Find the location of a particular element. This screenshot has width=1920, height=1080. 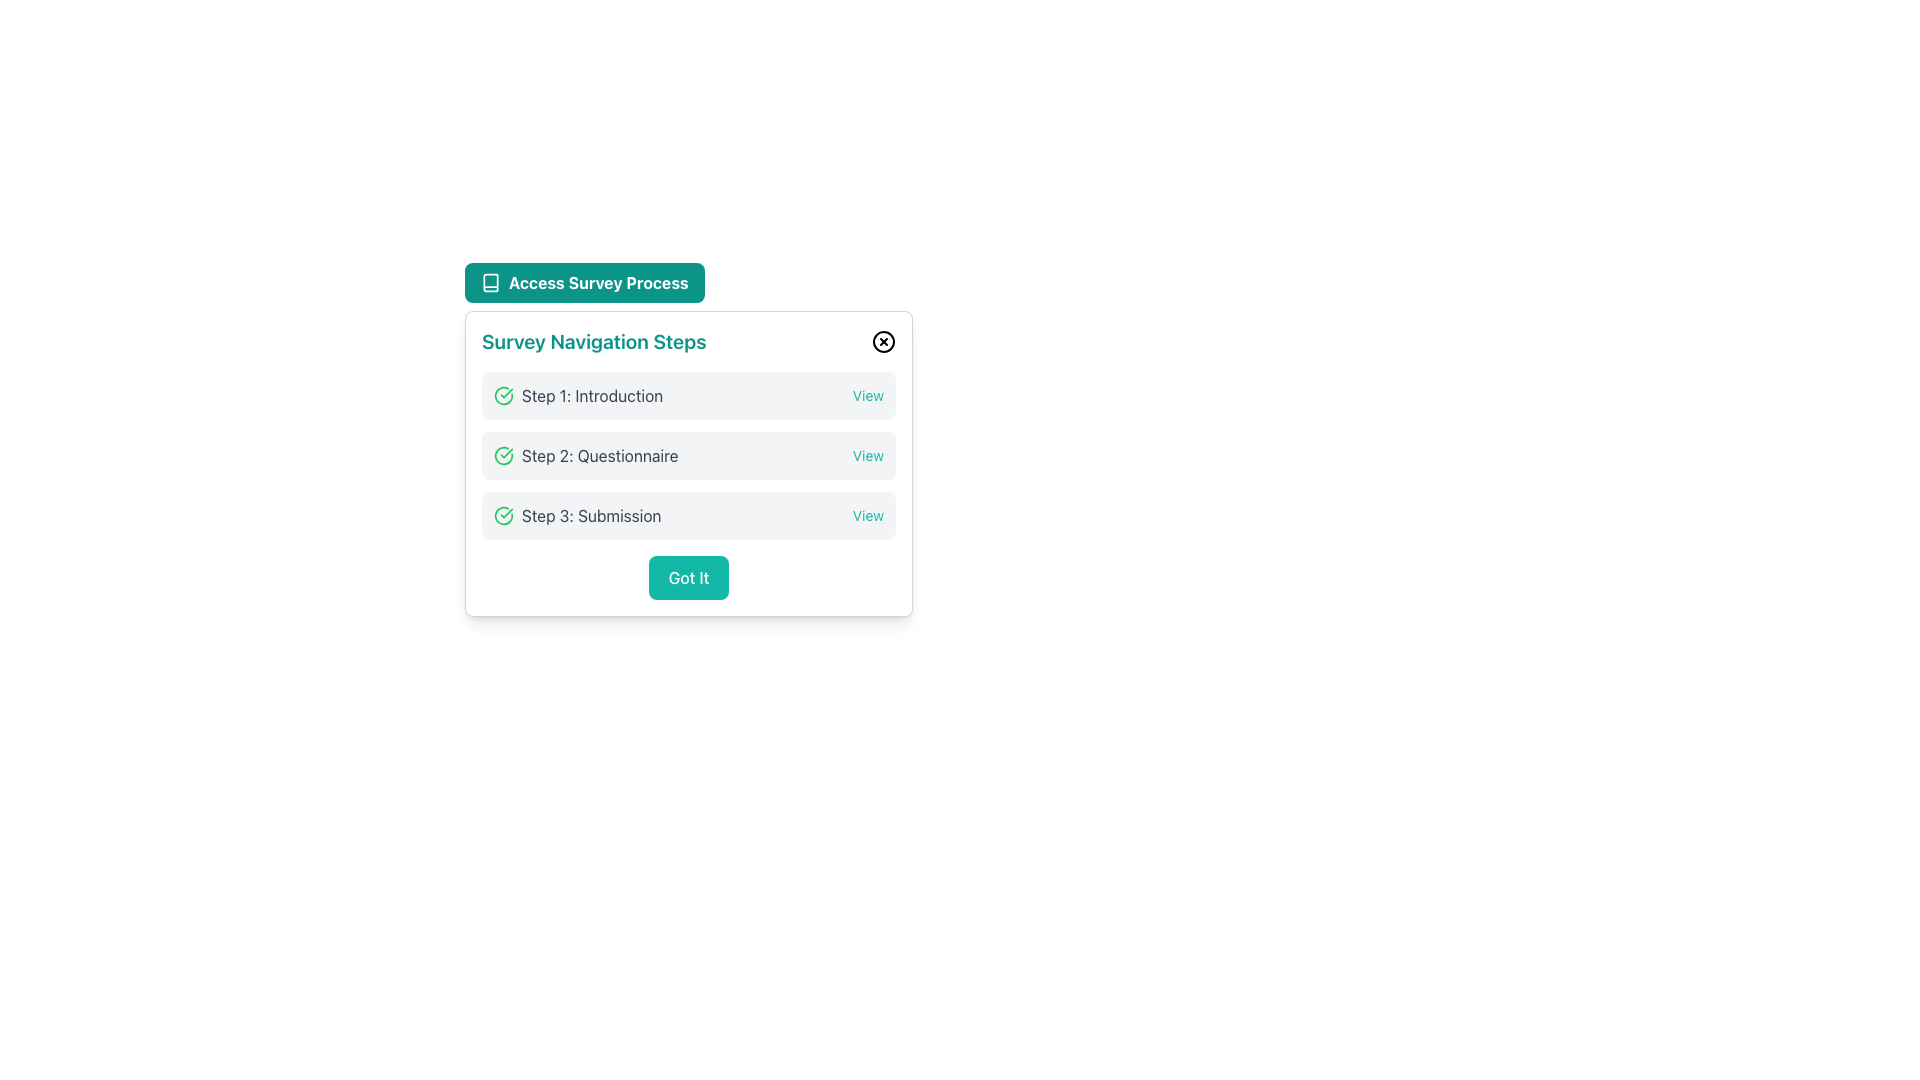

the 'Got It' button, which is a teal-colored button with white text located at the bottom of the 'Survey Navigation Steps' panel is located at coordinates (689, 578).